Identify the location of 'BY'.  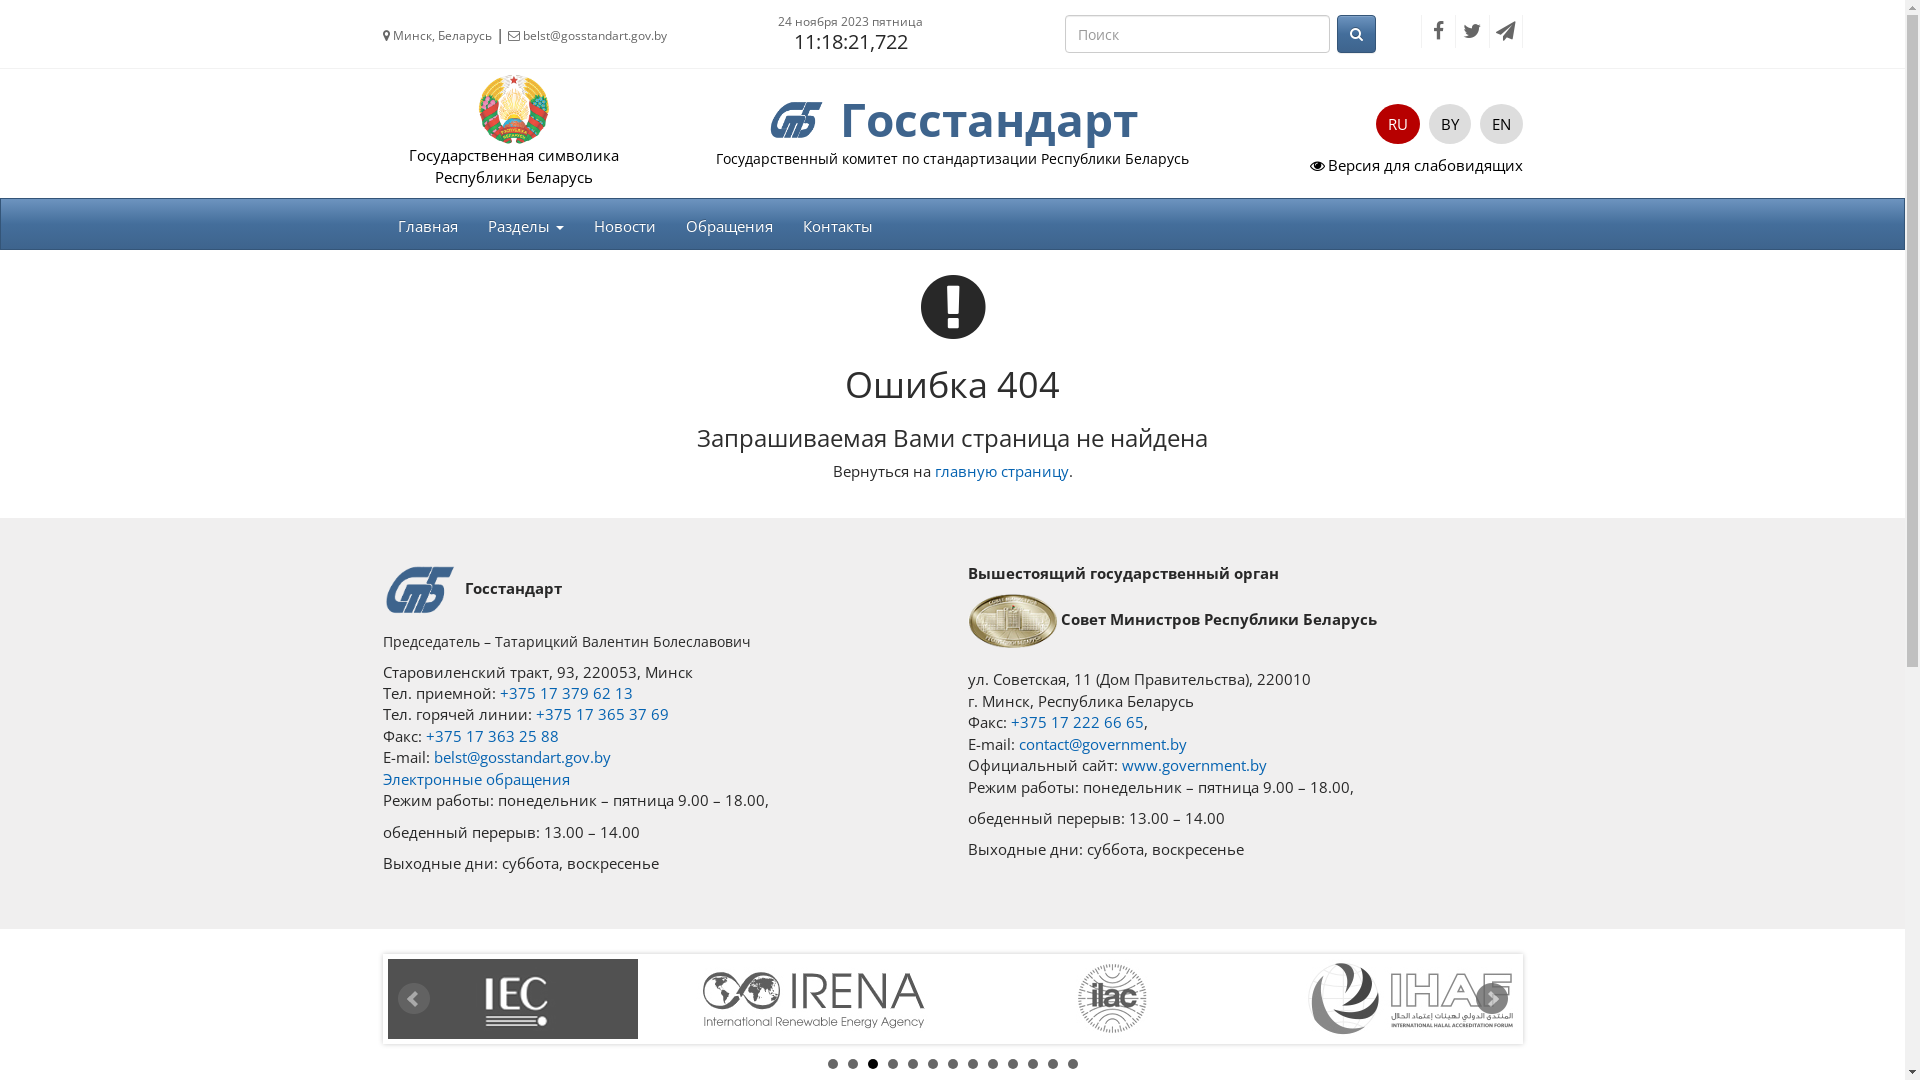
(1449, 123).